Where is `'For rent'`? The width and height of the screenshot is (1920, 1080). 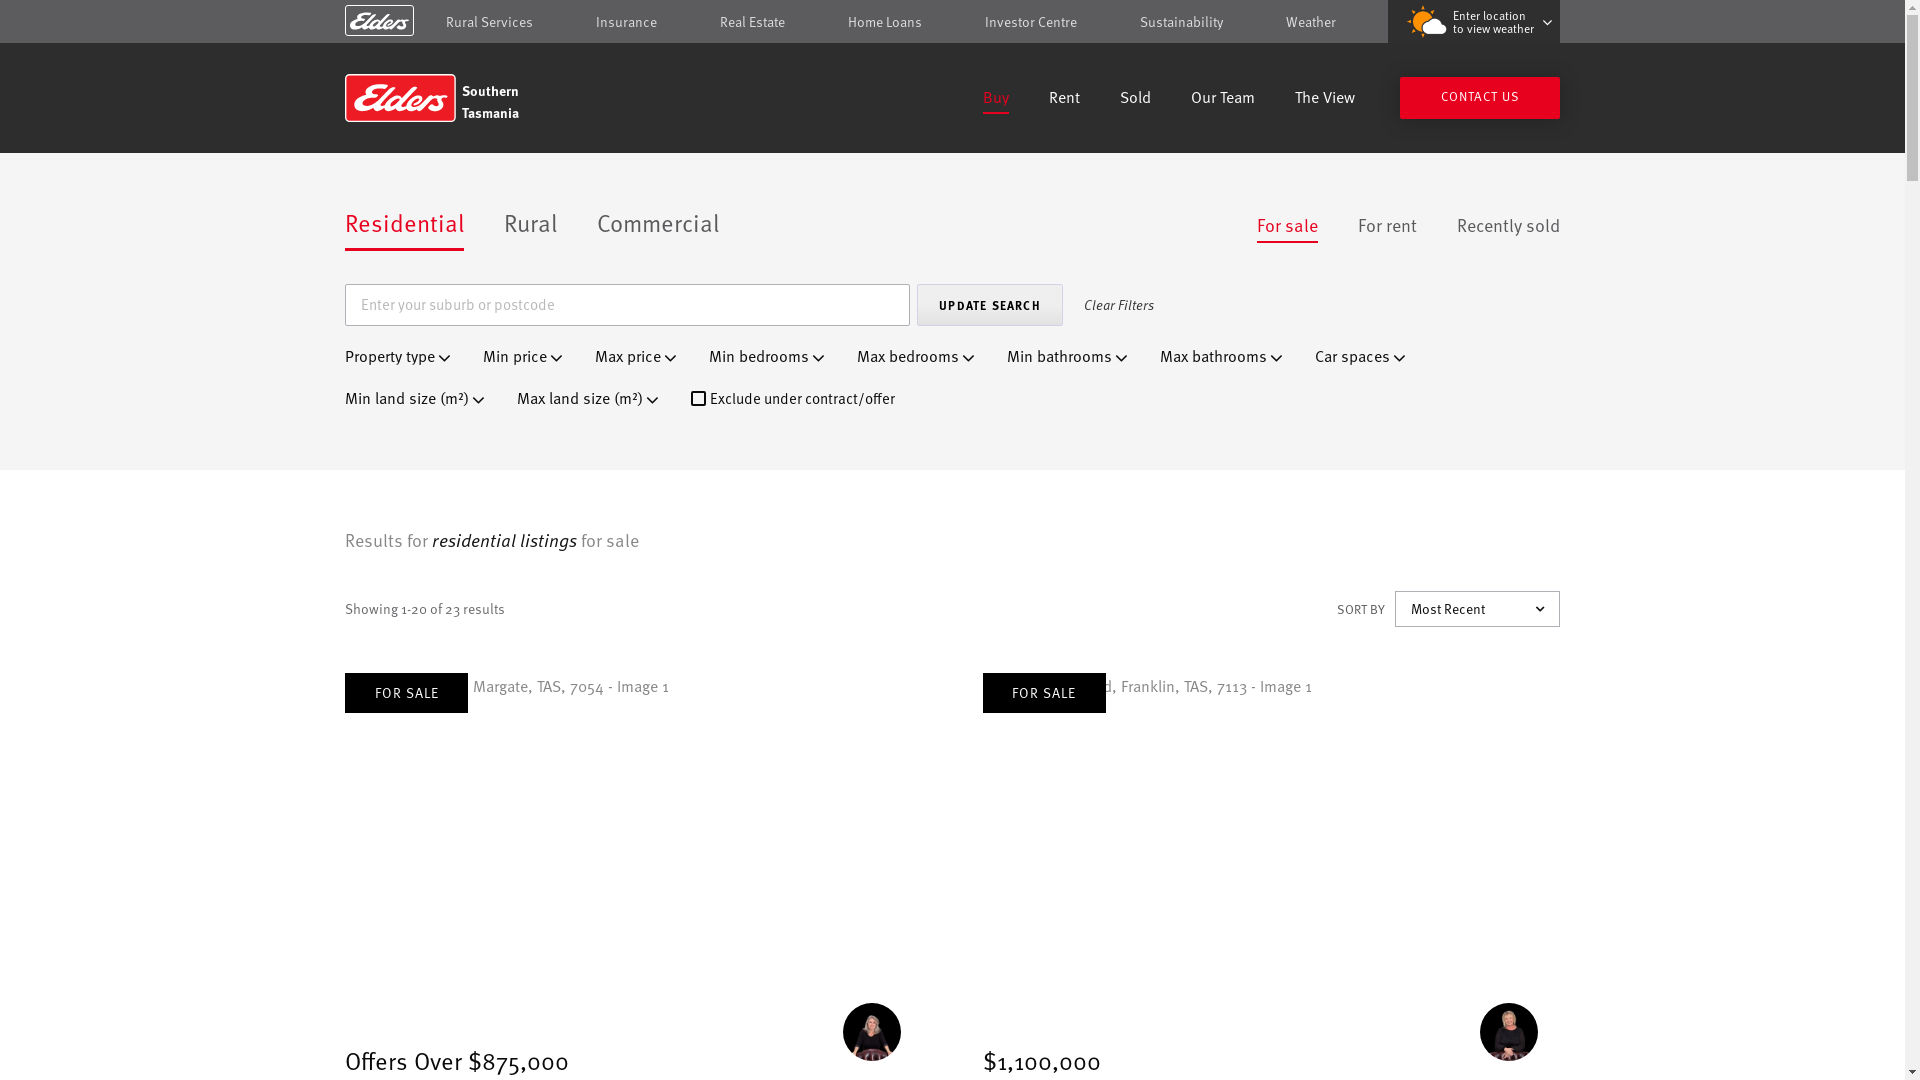
'For rent' is located at coordinates (1386, 225).